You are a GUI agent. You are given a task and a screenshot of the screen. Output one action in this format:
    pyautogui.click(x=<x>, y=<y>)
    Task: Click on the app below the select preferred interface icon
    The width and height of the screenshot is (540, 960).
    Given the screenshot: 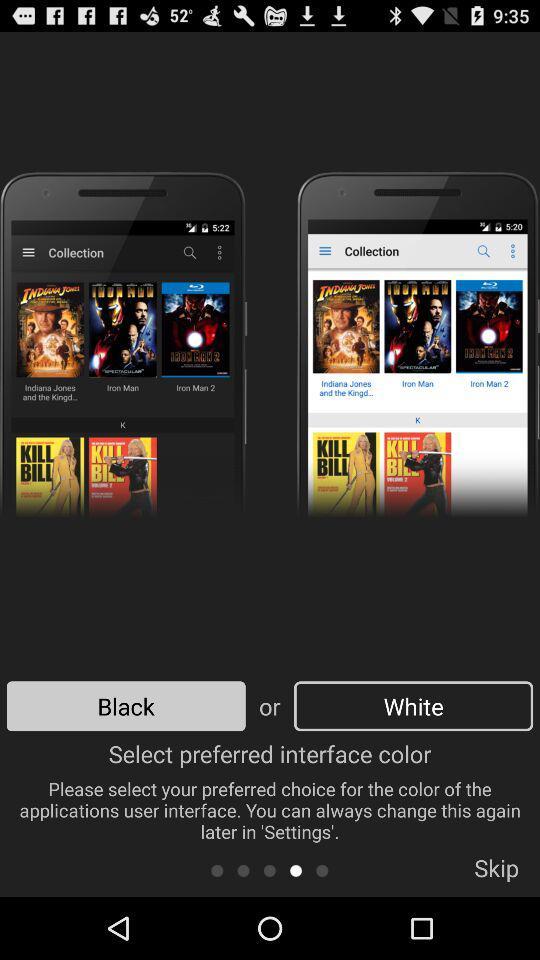 What is the action you would take?
    pyautogui.click(x=495, y=873)
    